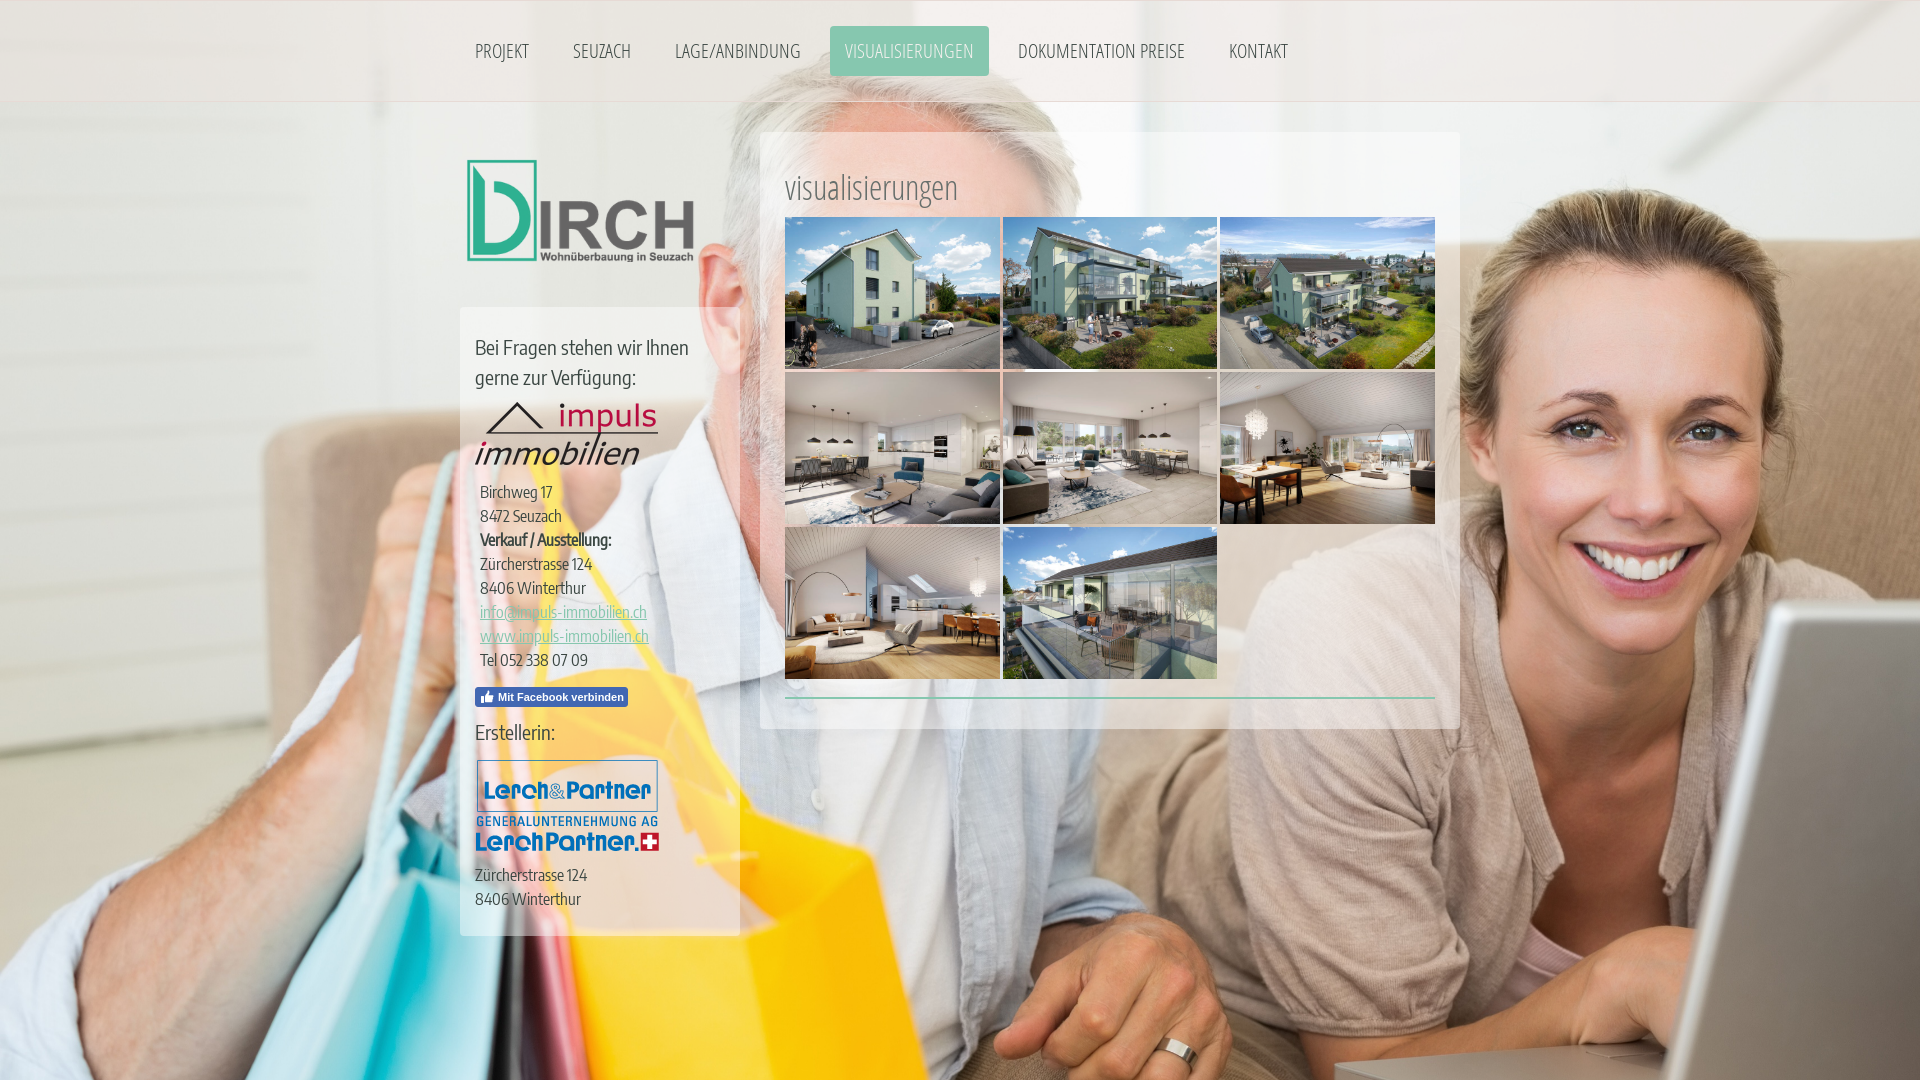 The width and height of the screenshot is (1920, 1080). What do you see at coordinates (562, 611) in the screenshot?
I see `'info@impuls-immobilien.ch'` at bounding box center [562, 611].